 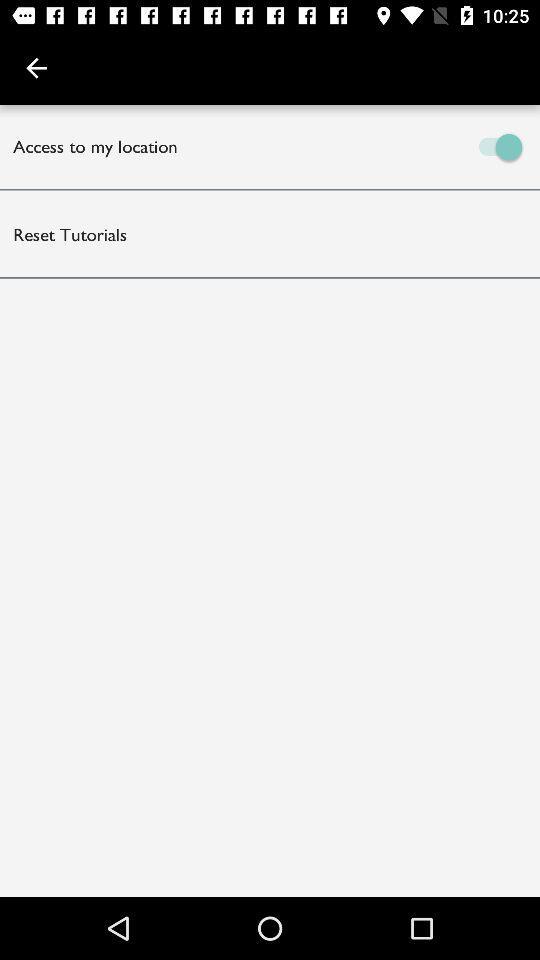 I want to click on item at the top right corner, so click(x=405, y=145).